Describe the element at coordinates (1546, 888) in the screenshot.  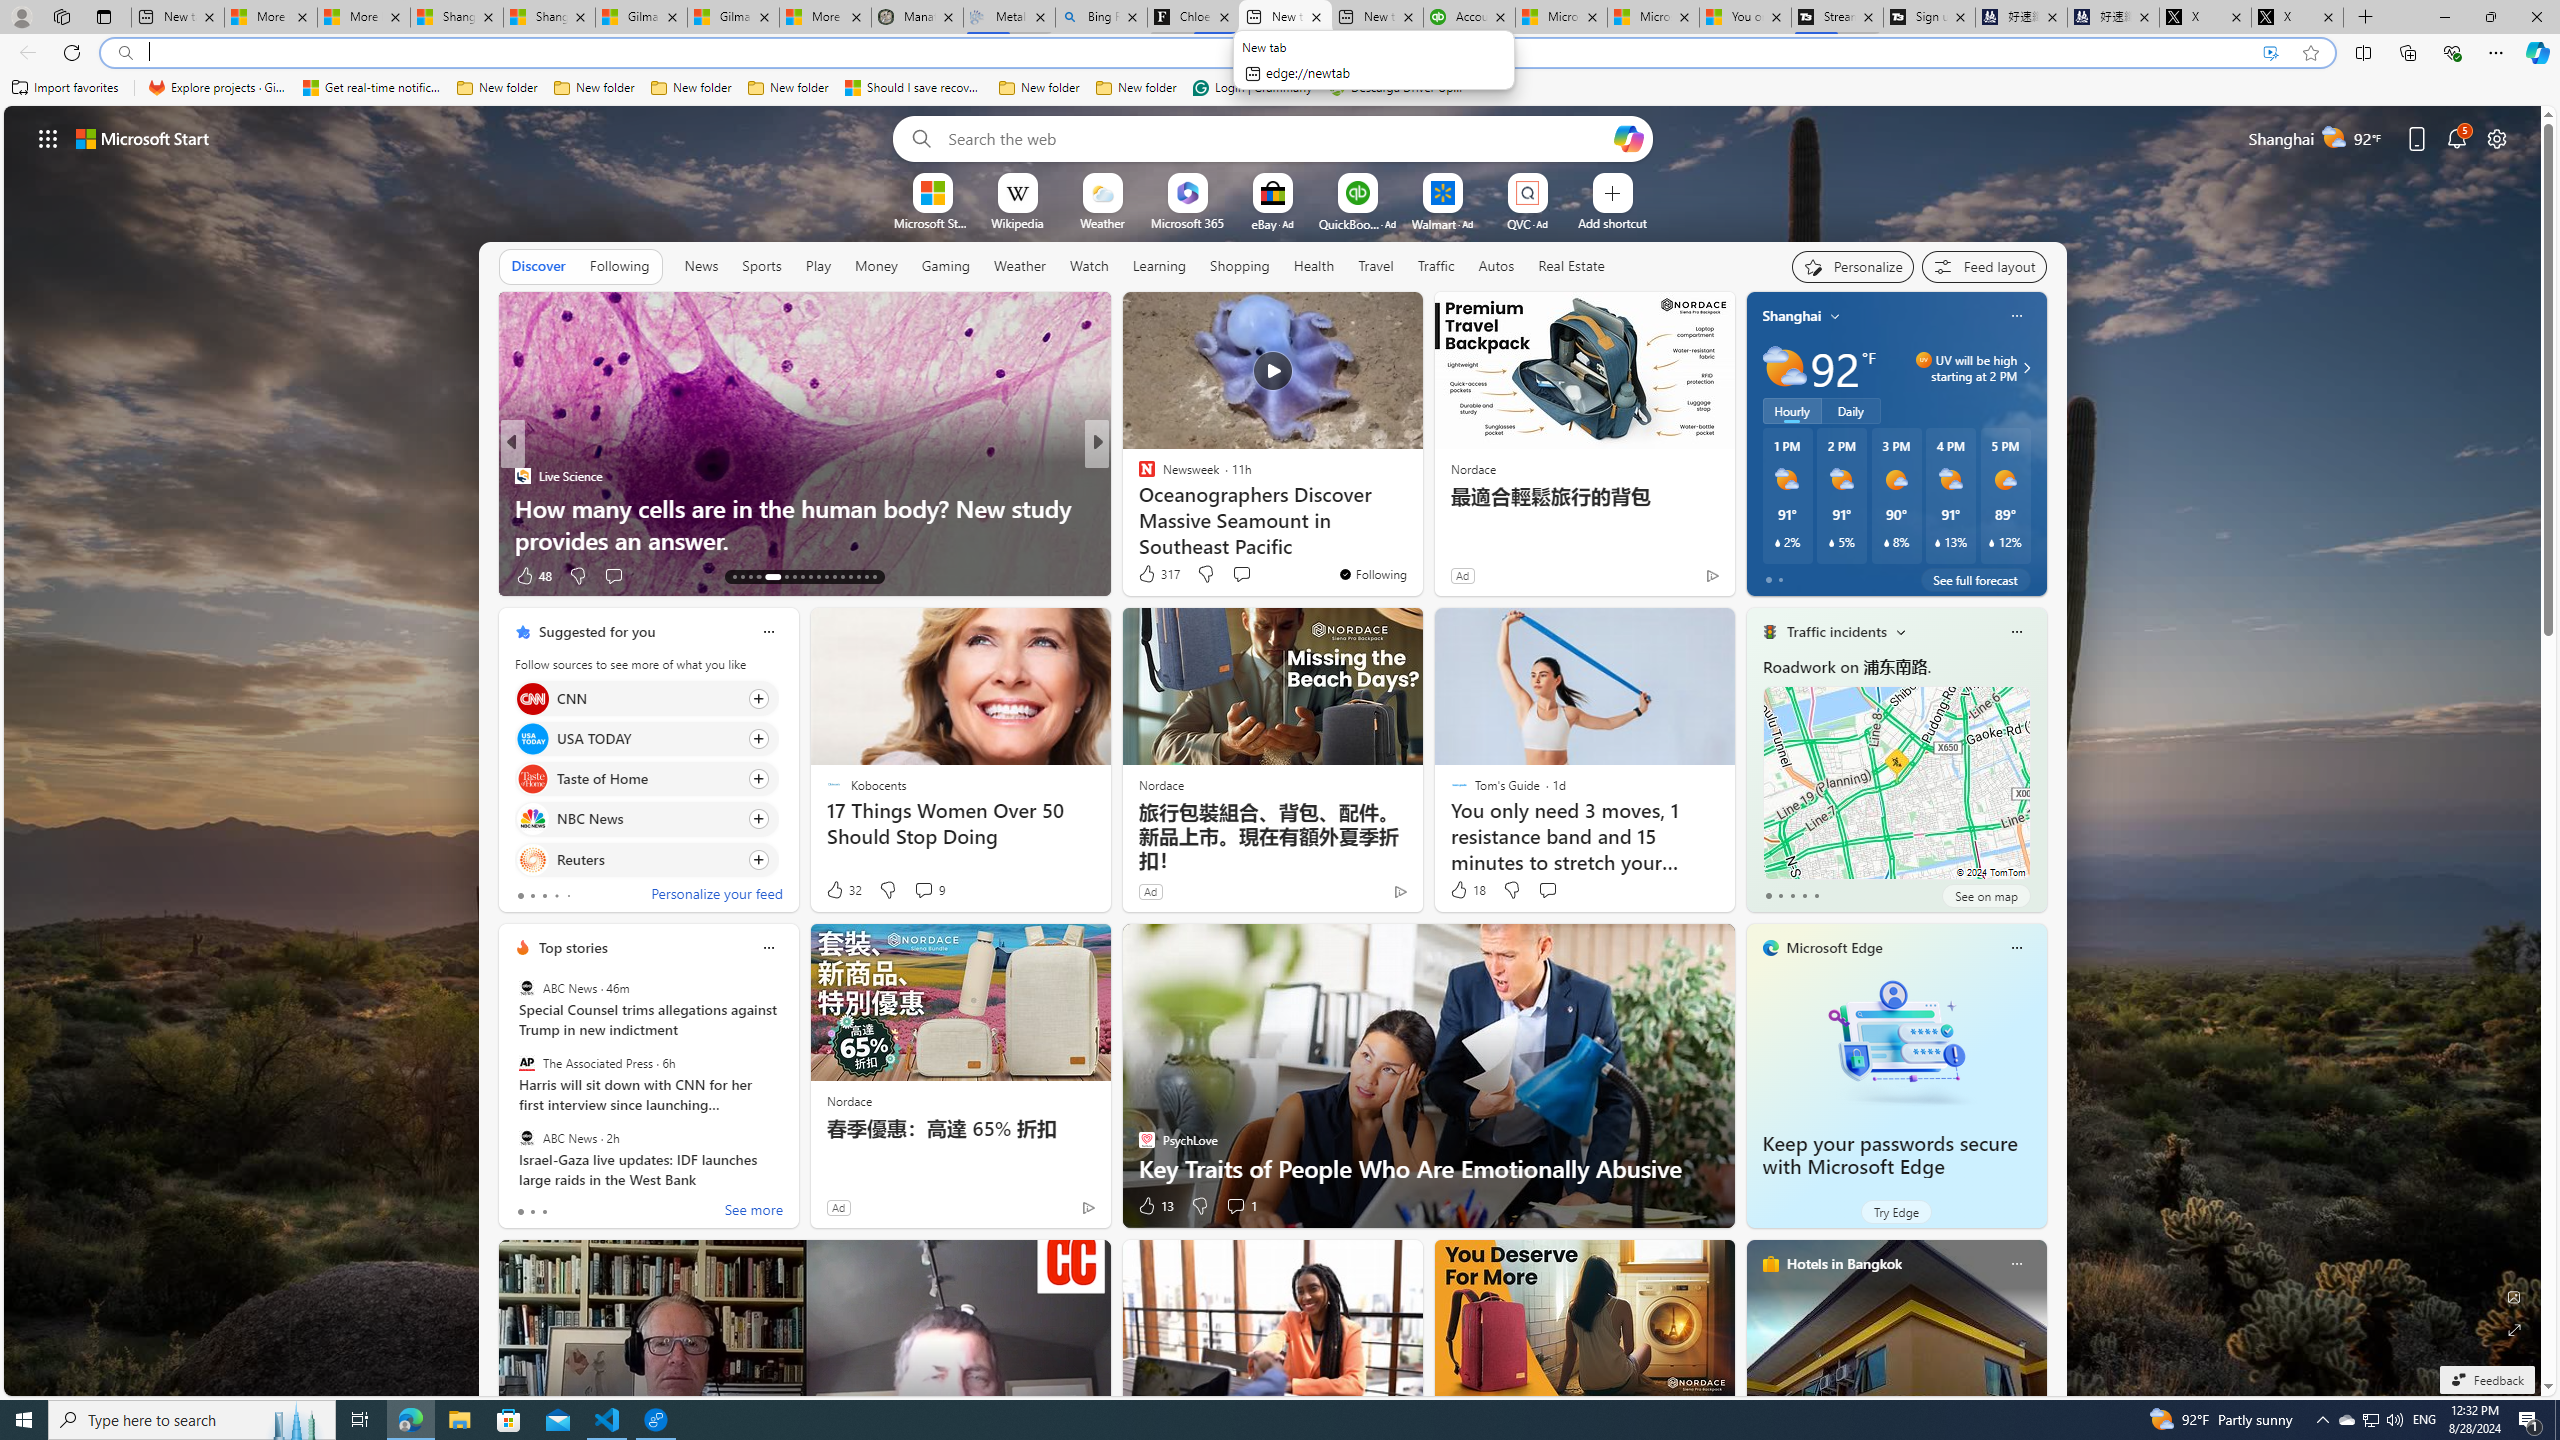
I see `'Start the conversation'` at that location.